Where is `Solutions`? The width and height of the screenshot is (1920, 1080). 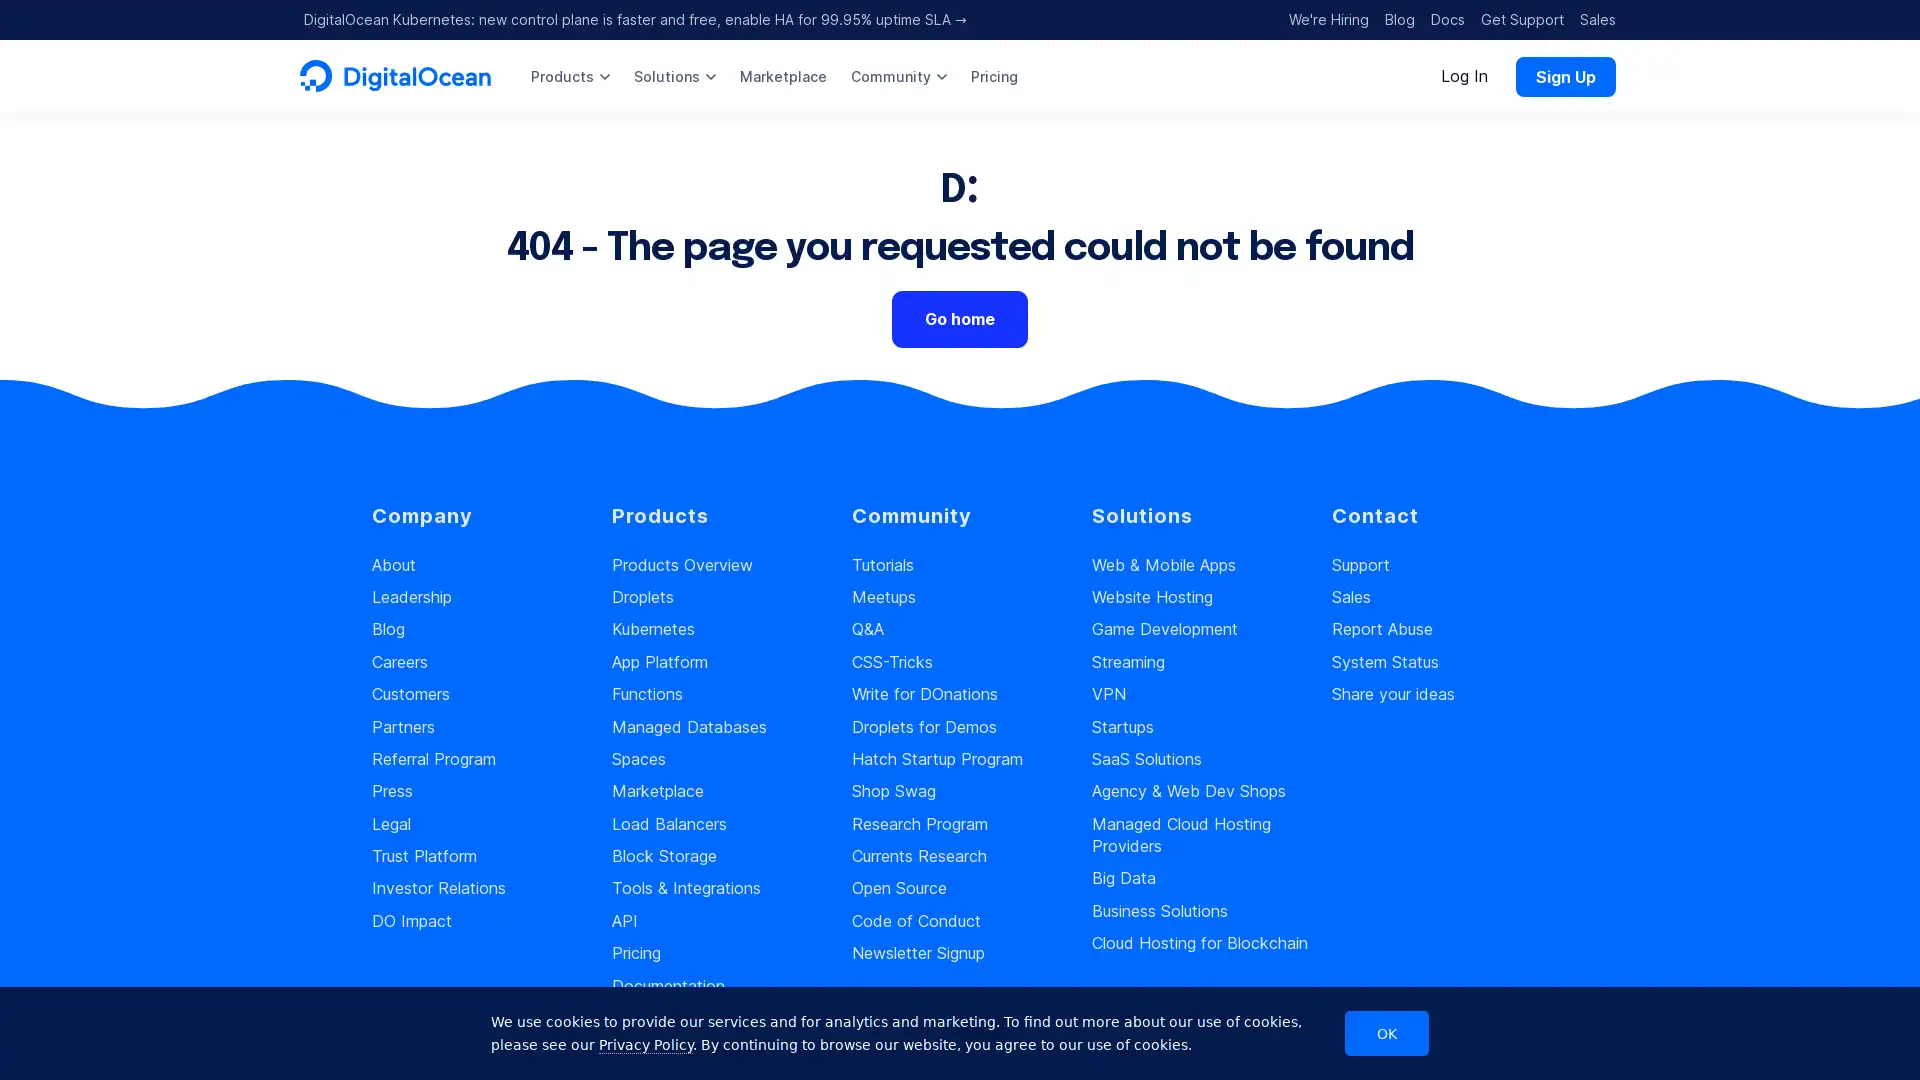
Solutions is located at coordinates (675, 75).